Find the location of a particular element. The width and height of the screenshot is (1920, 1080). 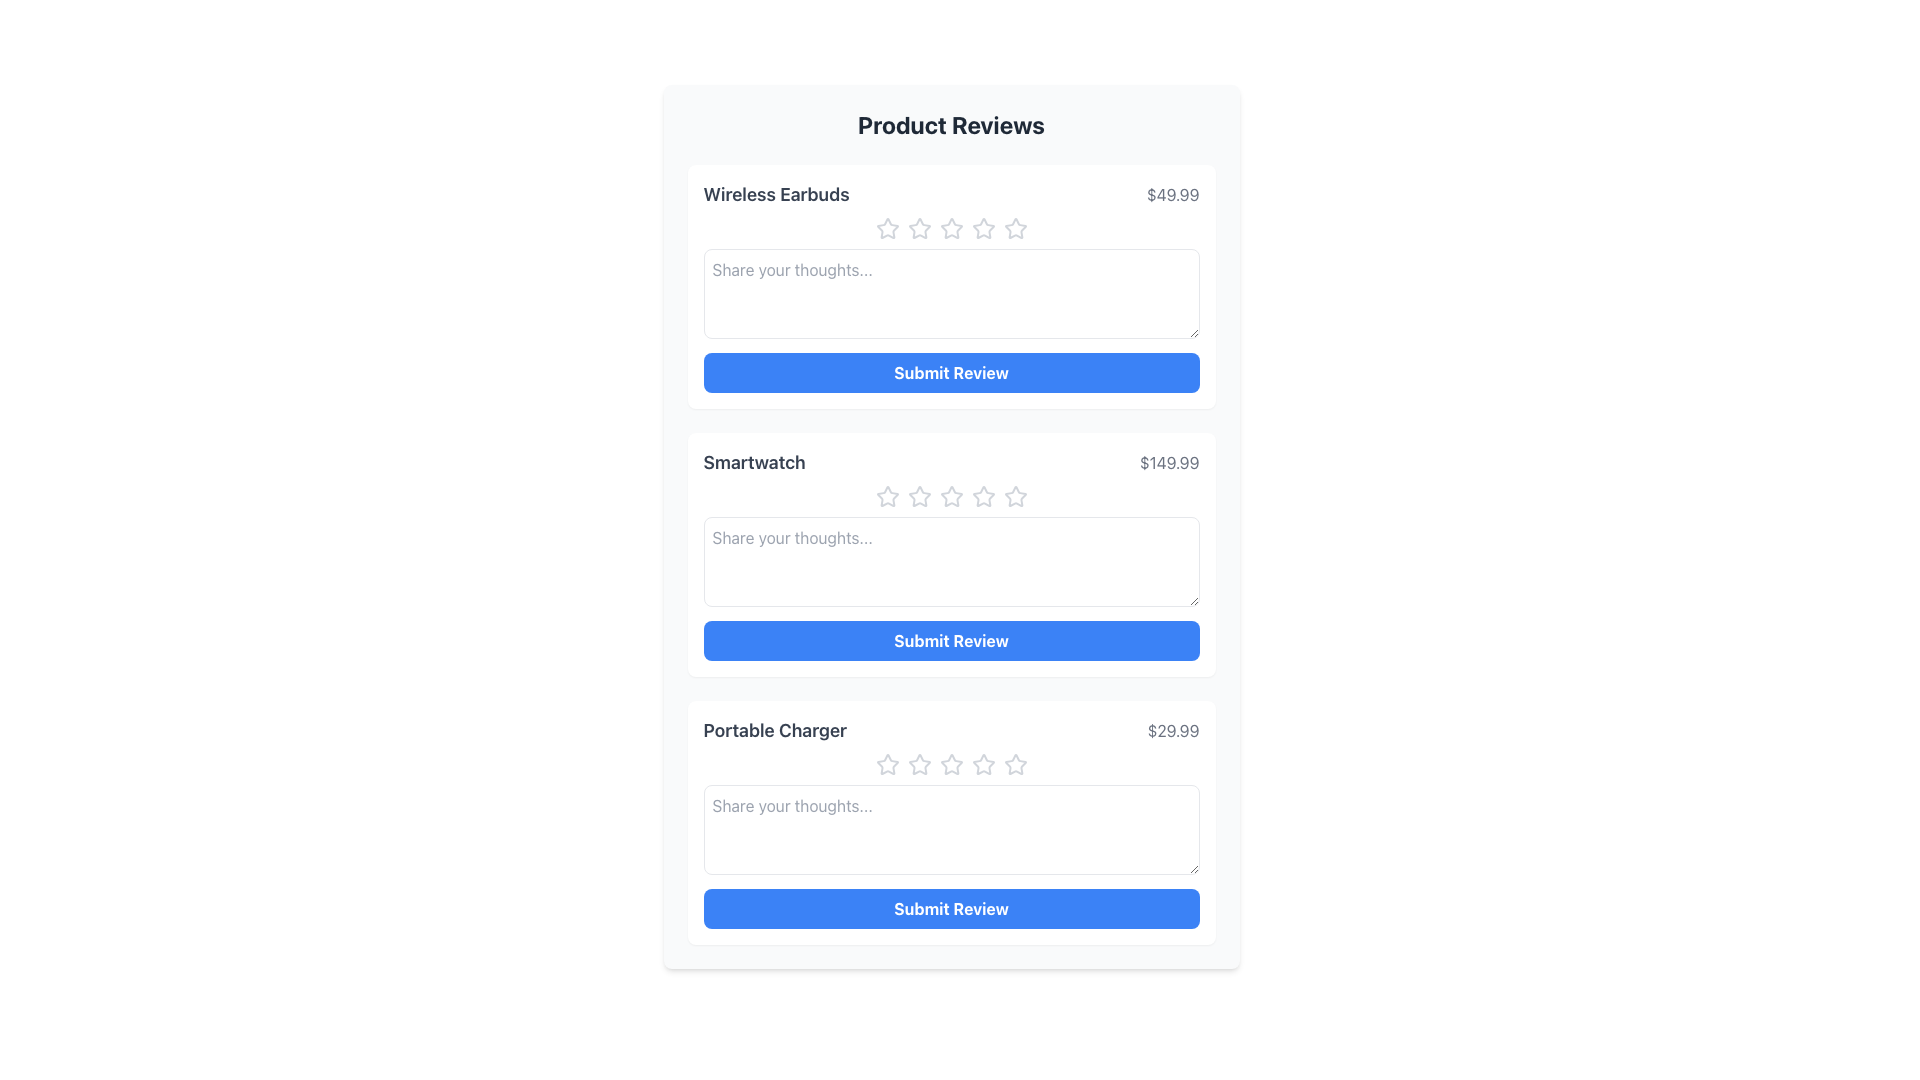

the text area labeled 'Share your thoughts...' in the review input card for 'Wireless Earbuds' to write a review is located at coordinates (950, 286).